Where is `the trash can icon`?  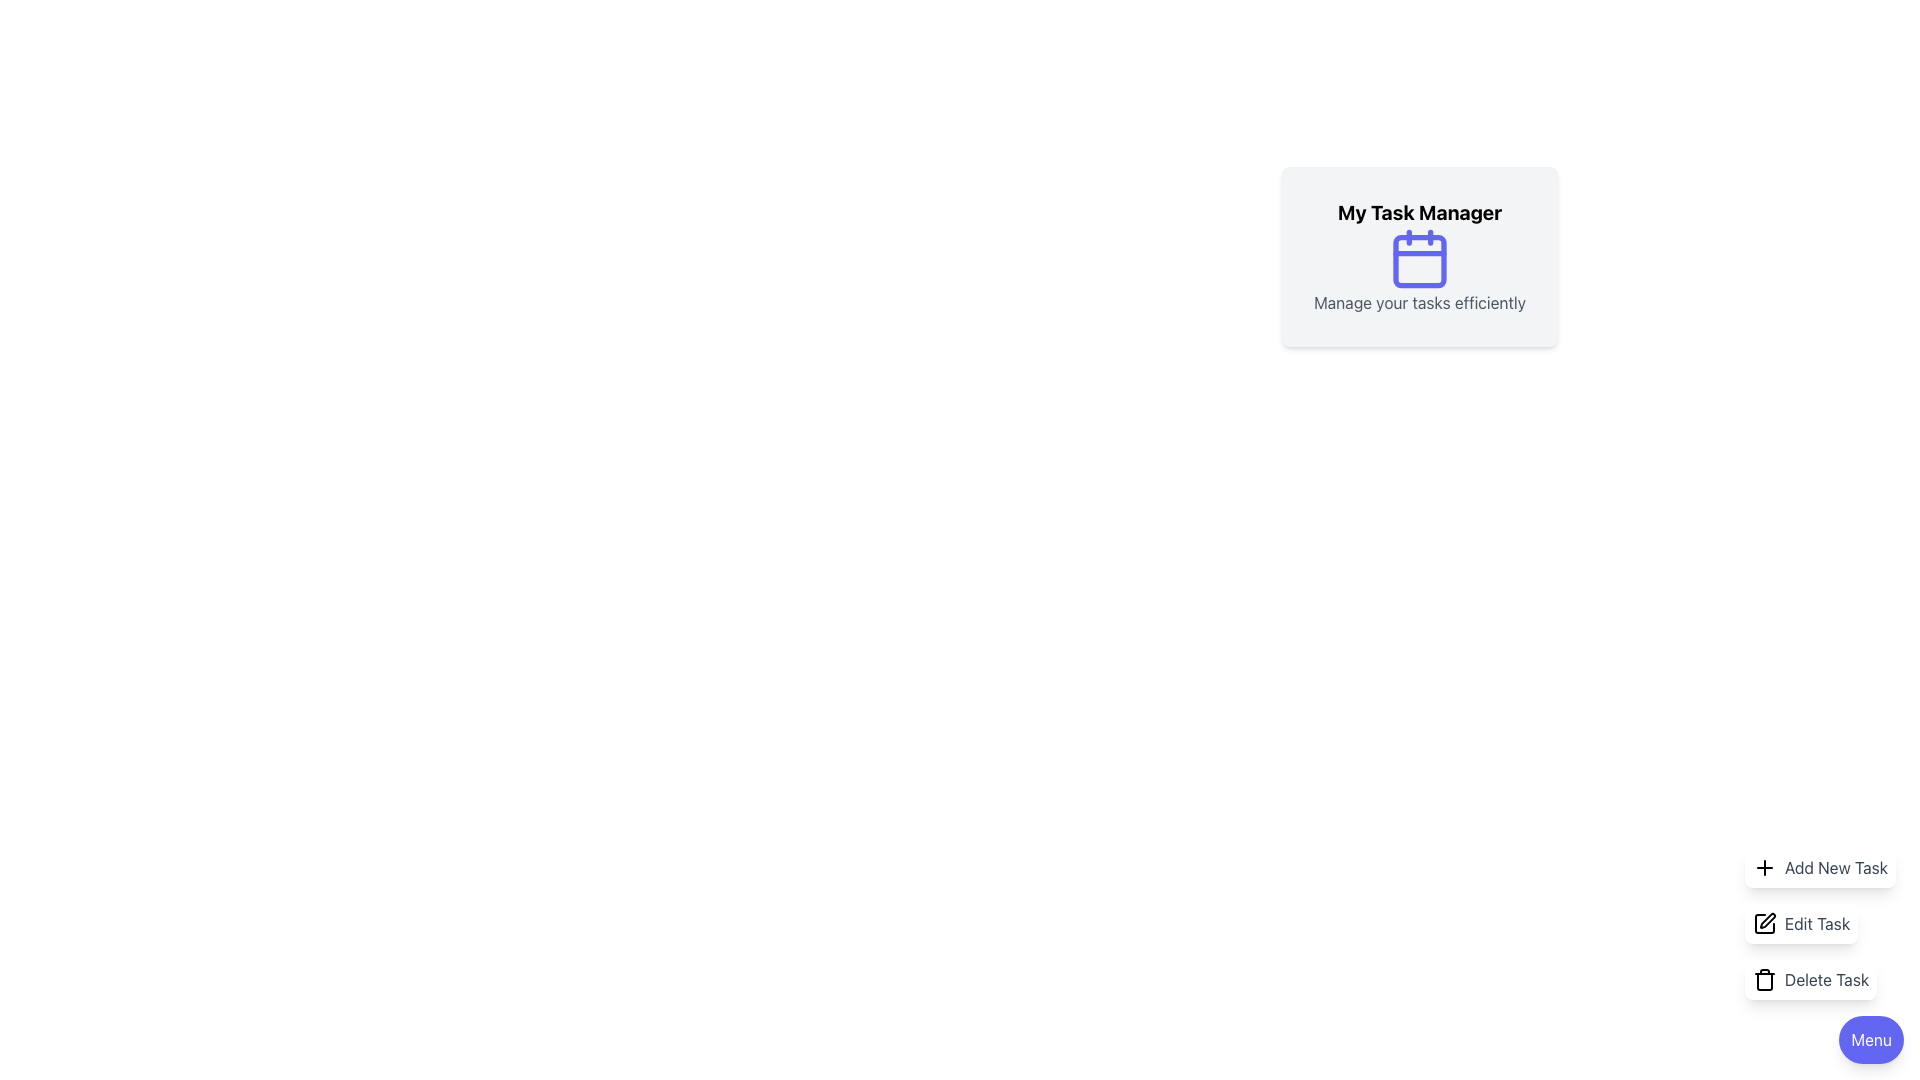 the trash can icon is located at coordinates (1765, 978).